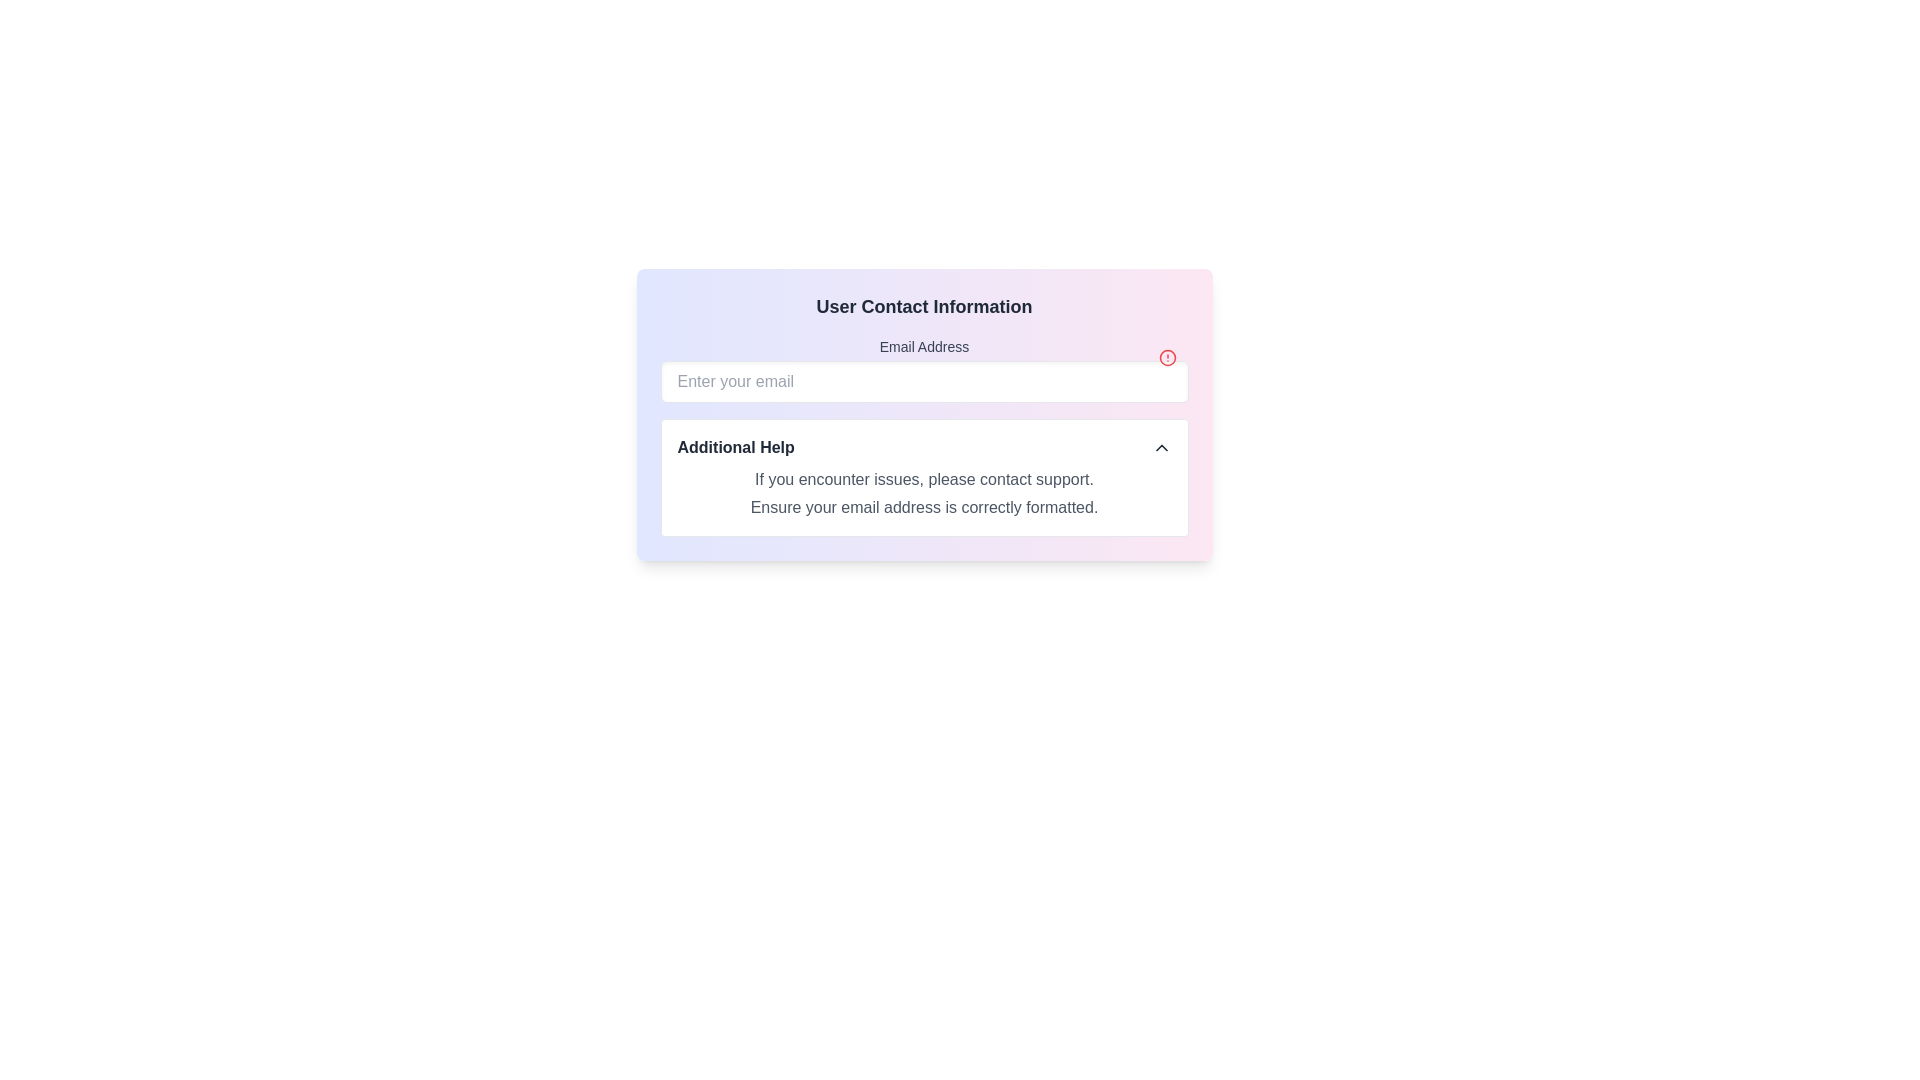  What do you see at coordinates (1161, 446) in the screenshot?
I see `the SVG chevron down icon located to the right of the text 'Additional Help'` at bounding box center [1161, 446].